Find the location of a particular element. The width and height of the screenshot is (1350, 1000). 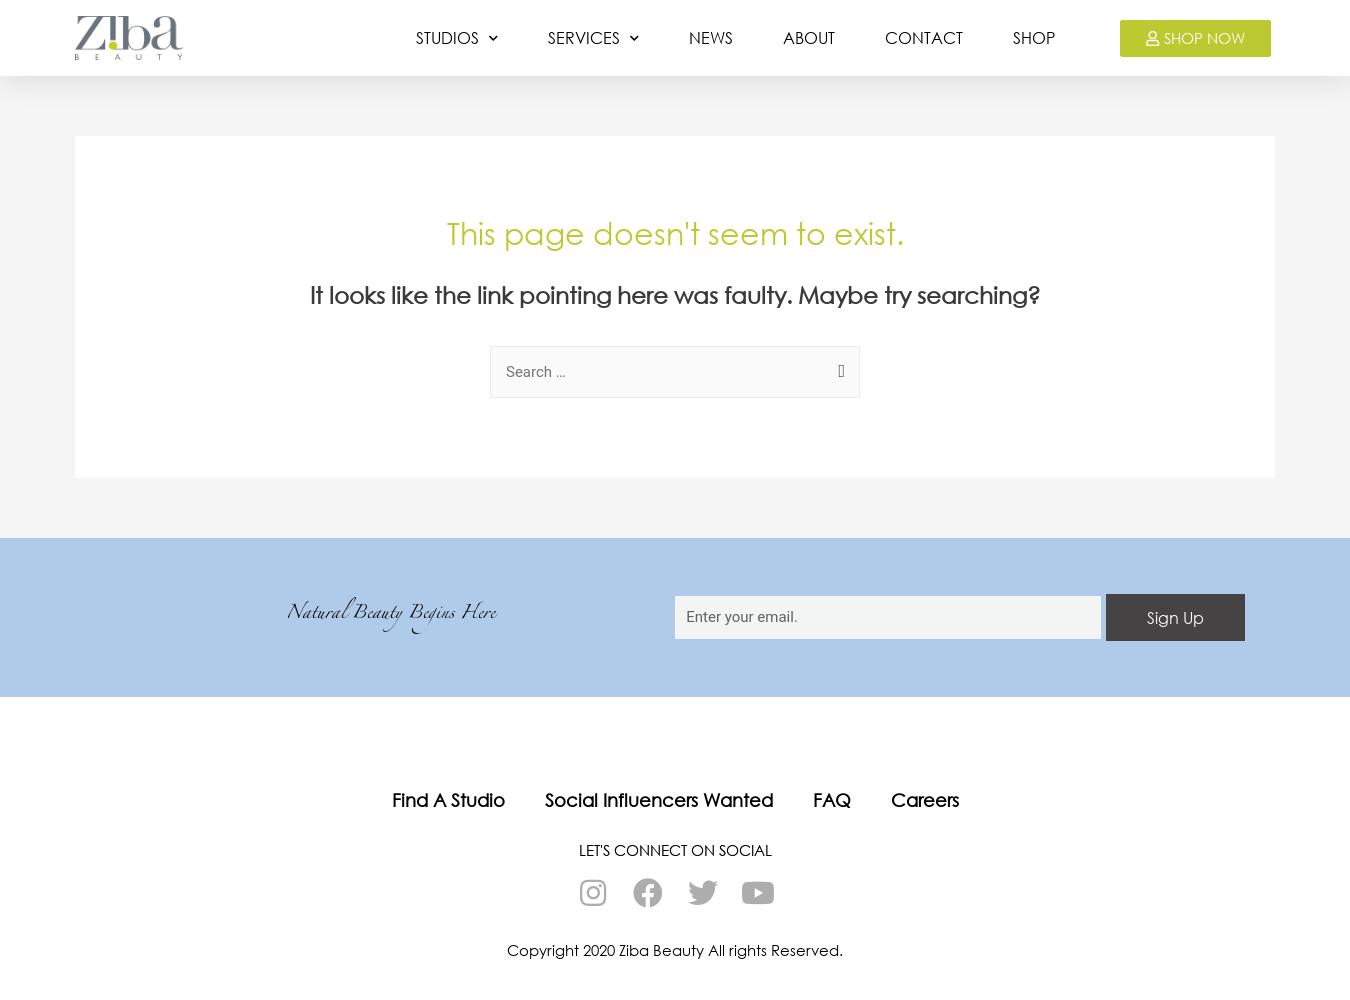

'Natural Beauty Begins Here' is located at coordinates (389, 614).